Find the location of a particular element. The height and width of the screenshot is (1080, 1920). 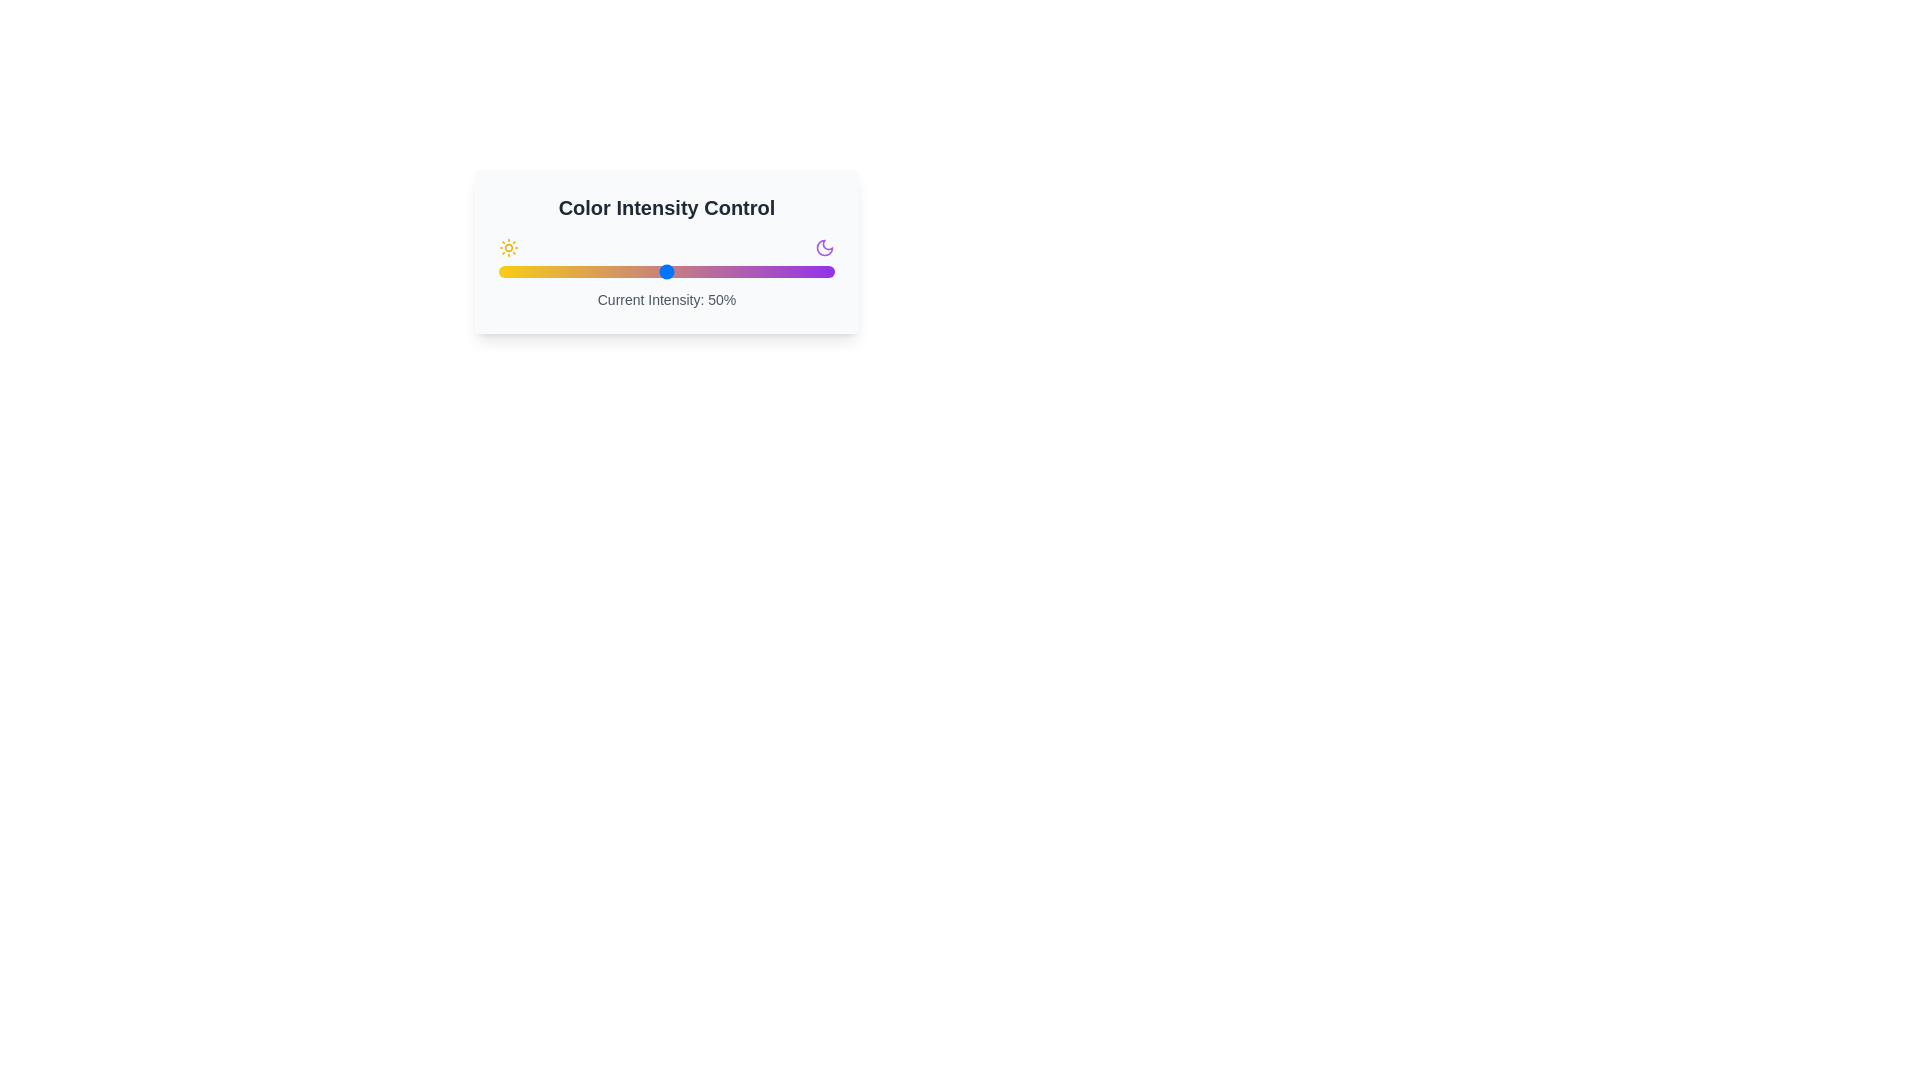

the color intensity to 13% by adjusting the slider is located at coordinates (542, 272).